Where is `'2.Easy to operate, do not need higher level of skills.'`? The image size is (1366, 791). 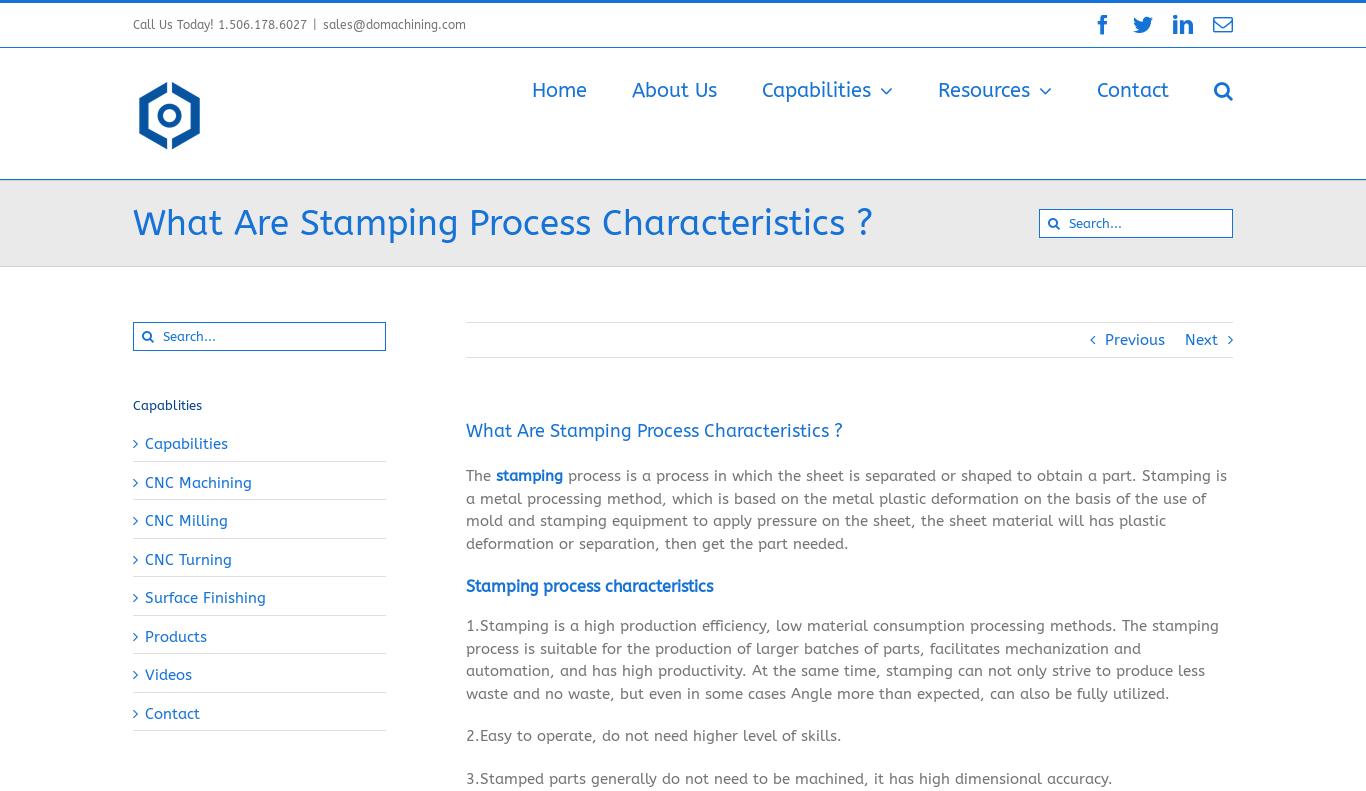 '2.Easy to operate, do not need higher level of skills.' is located at coordinates (653, 738).